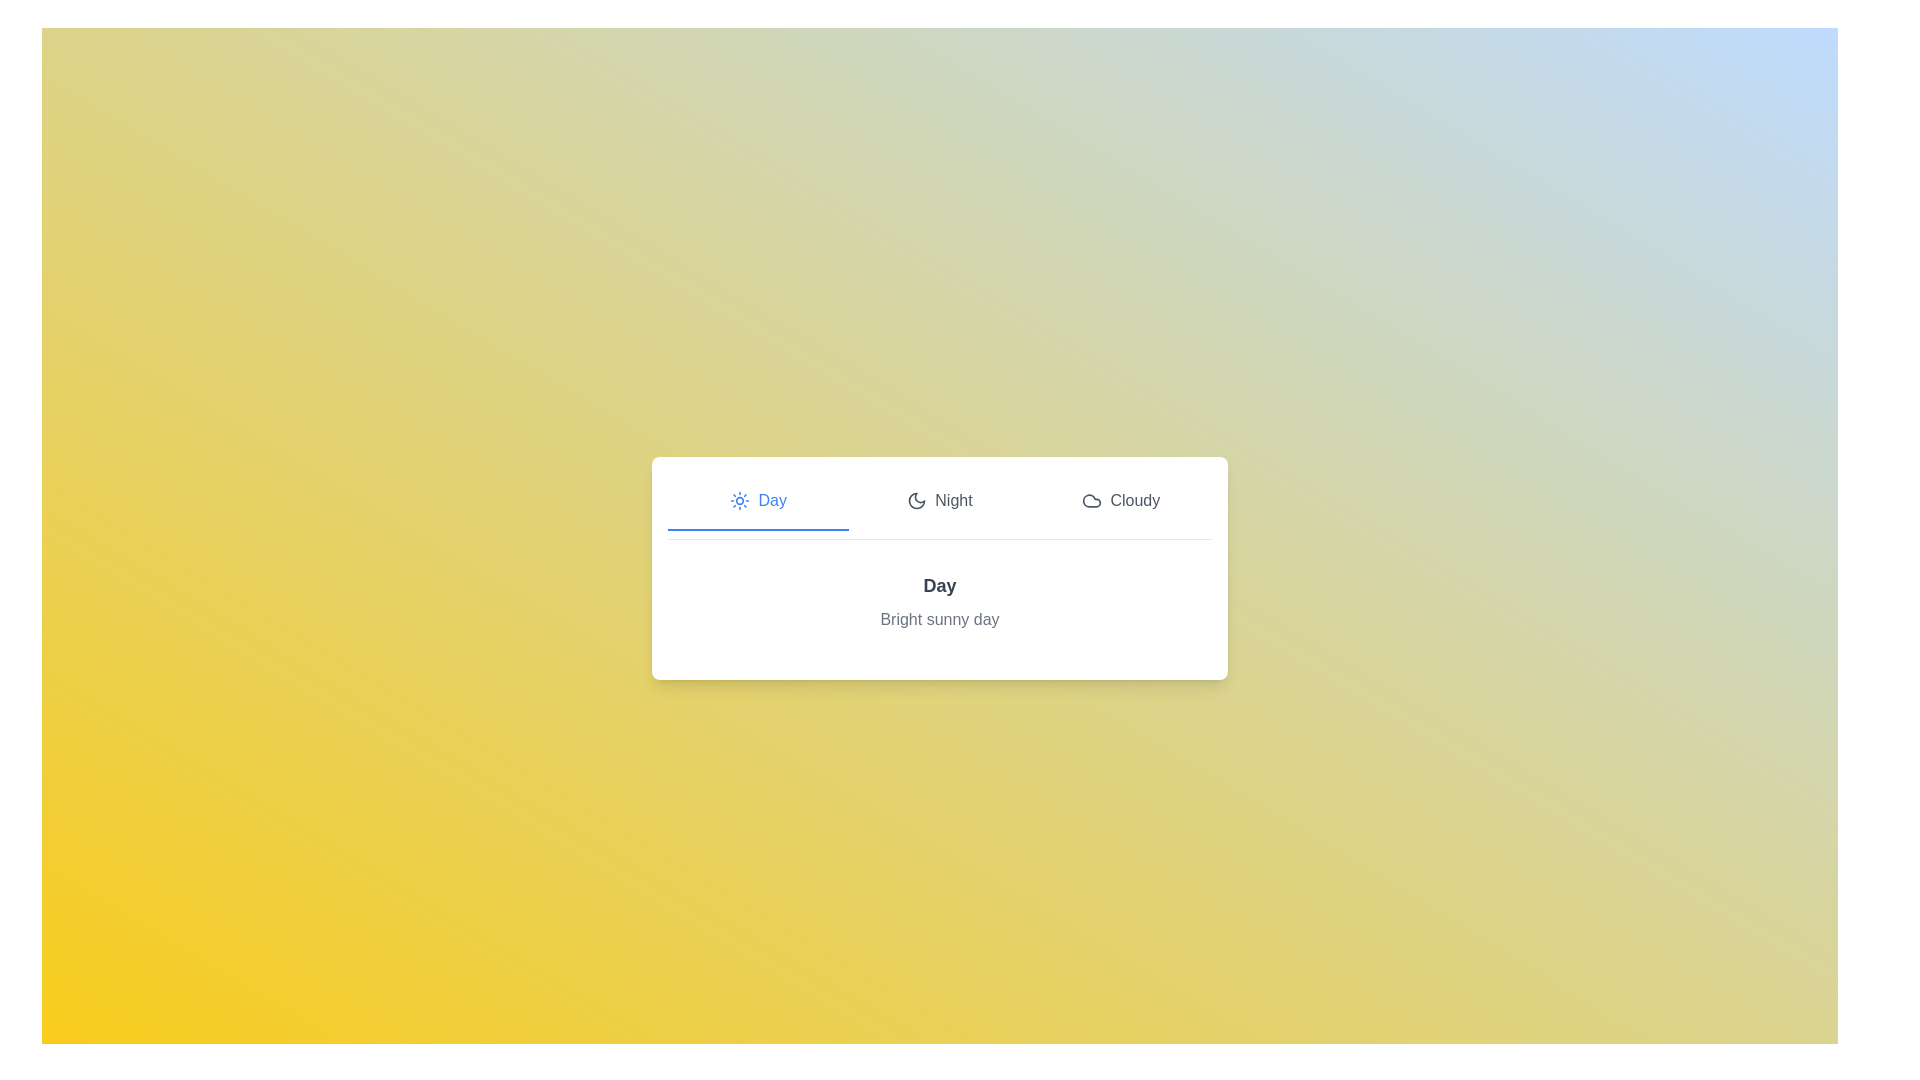 Image resolution: width=1920 pixels, height=1080 pixels. I want to click on the tab Day to view its content, so click(757, 500).